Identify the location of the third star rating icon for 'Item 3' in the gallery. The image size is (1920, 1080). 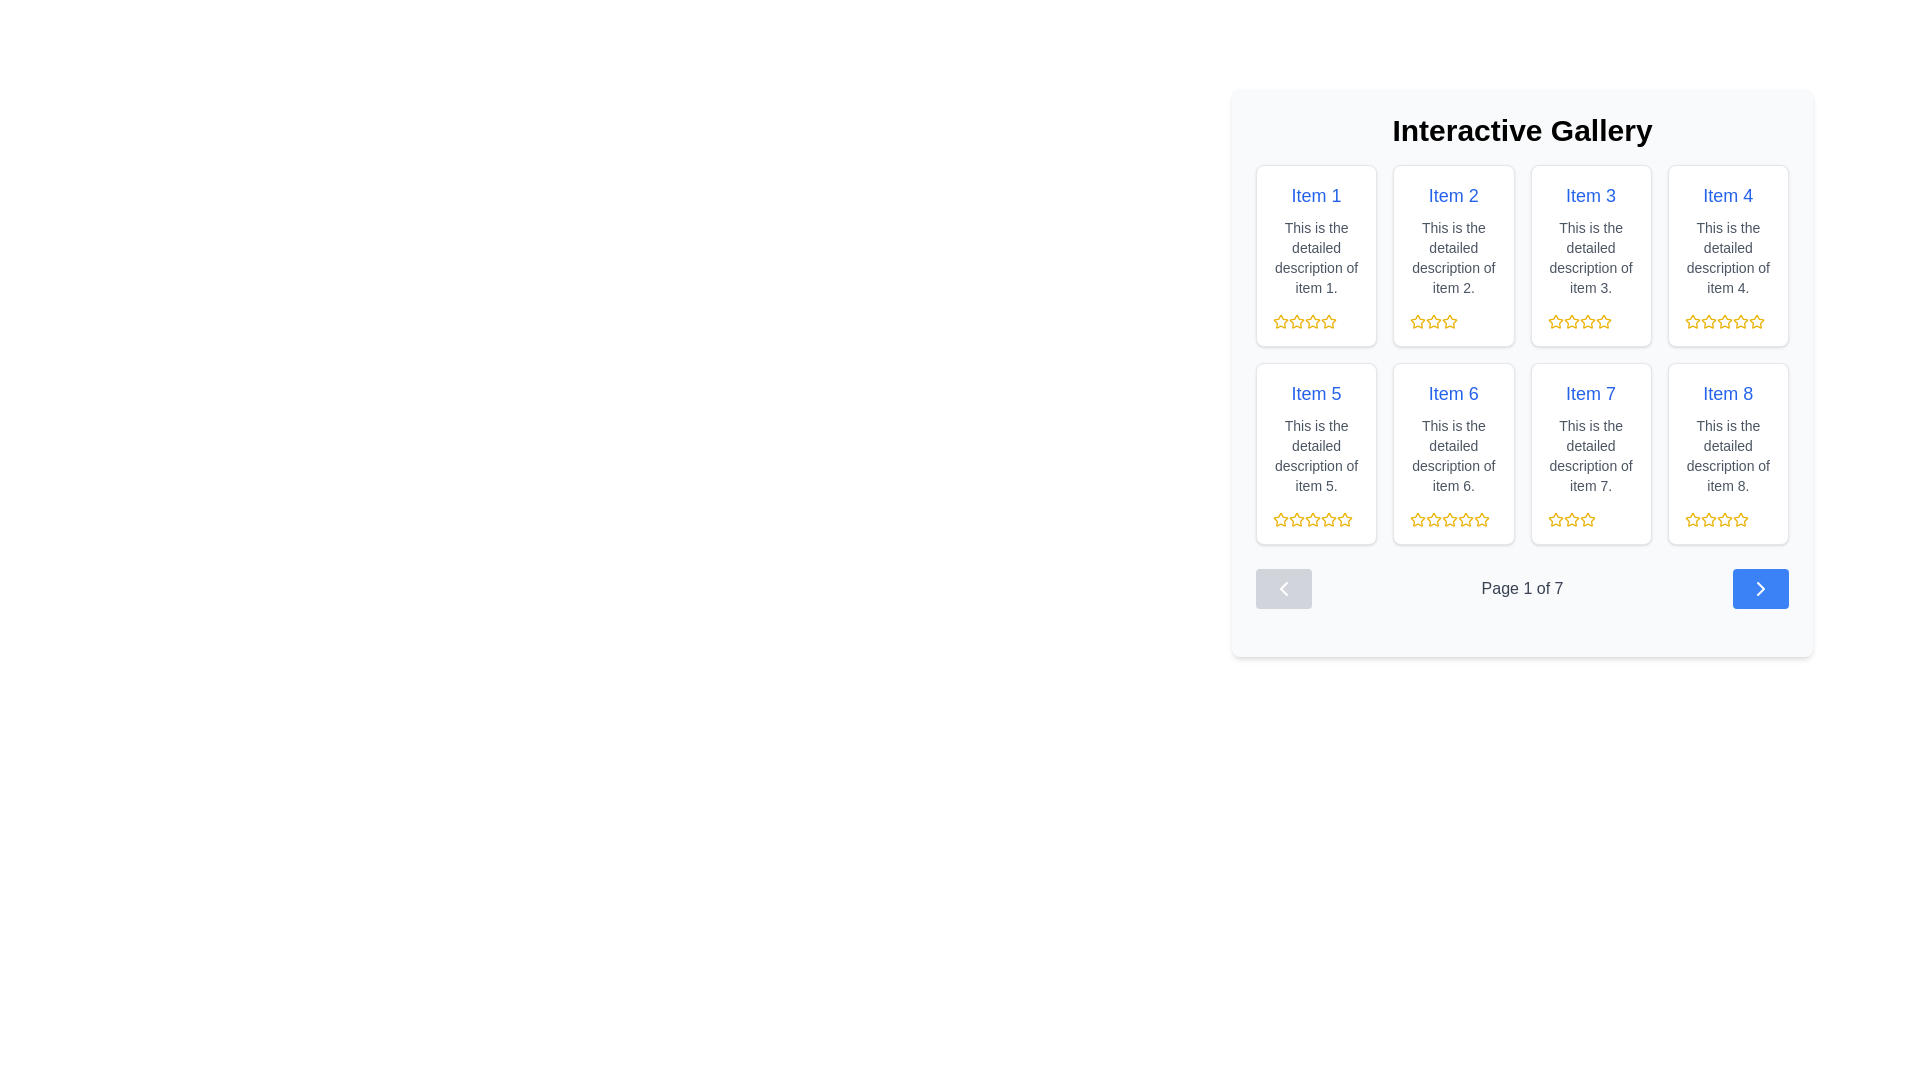
(1586, 320).